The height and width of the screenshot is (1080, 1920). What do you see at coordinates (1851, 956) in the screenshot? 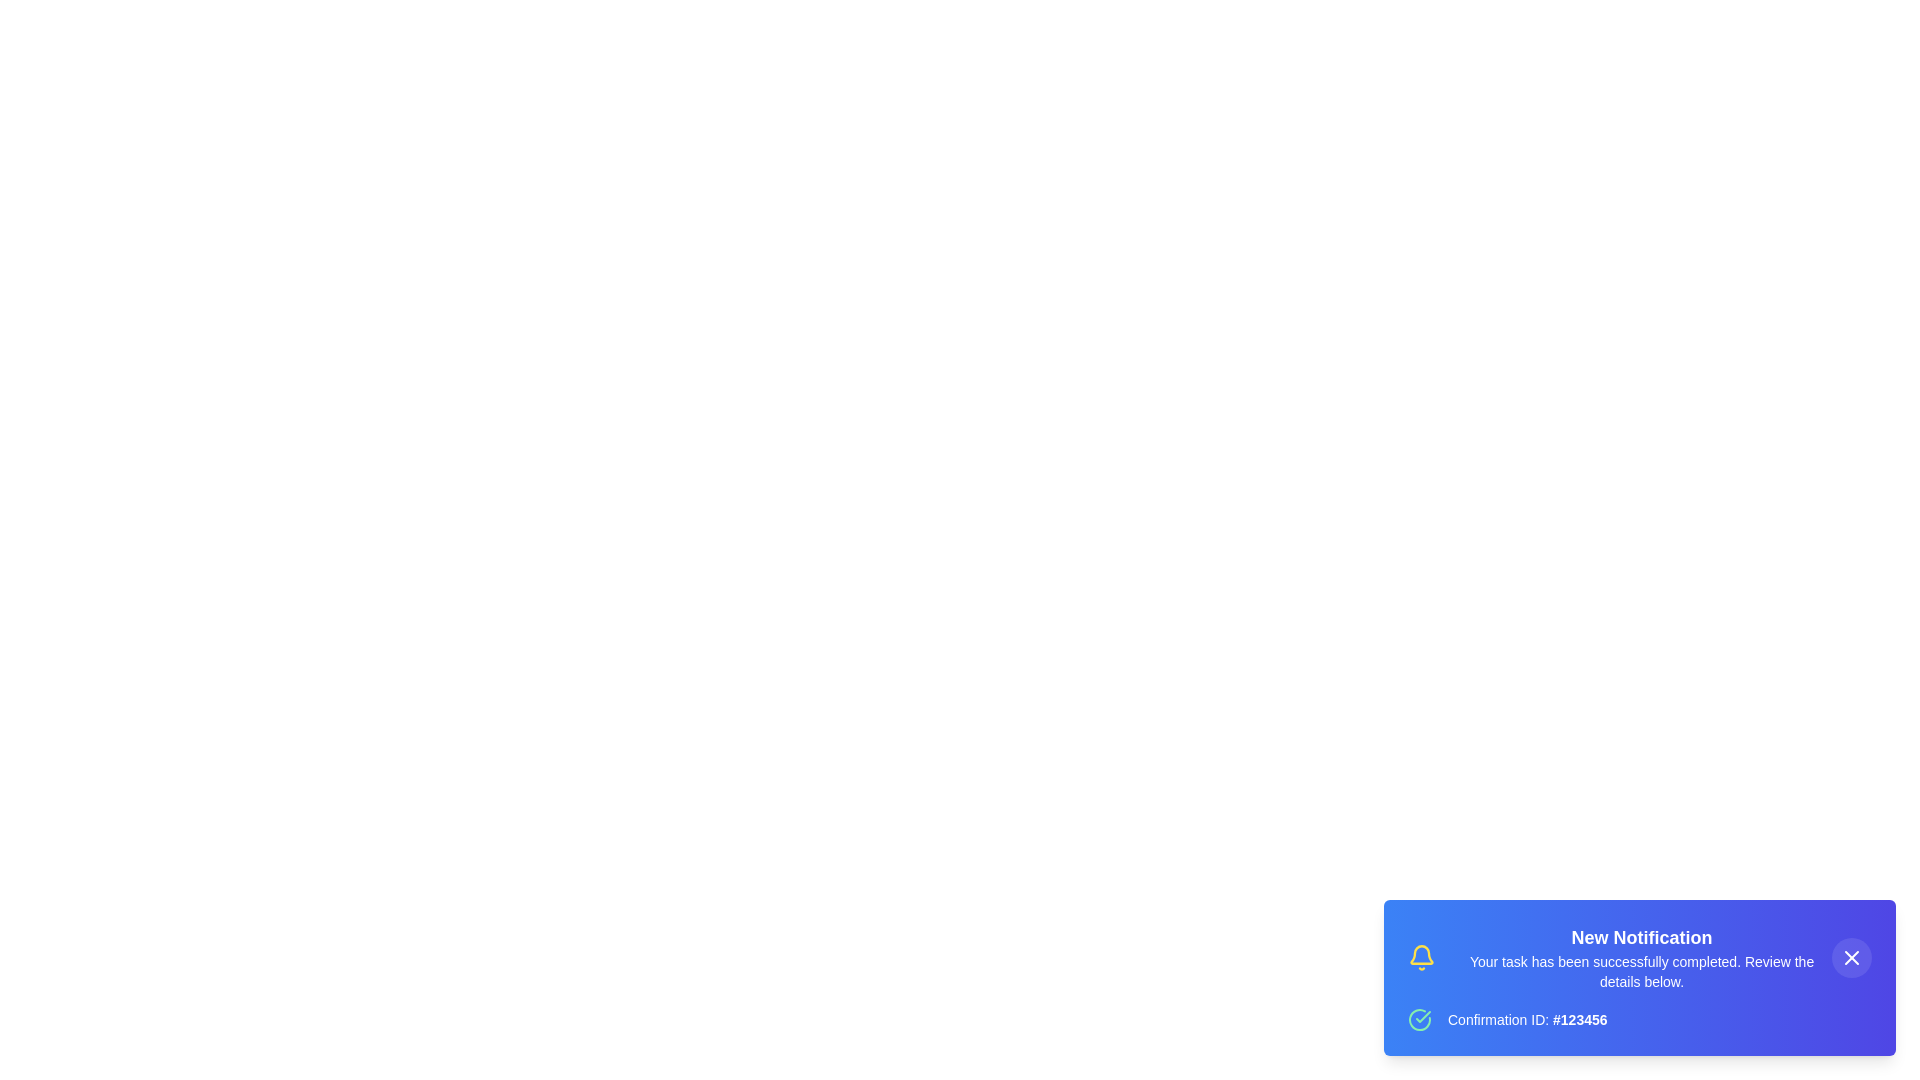
I see `the Close button (icon) styled as an 'X' within a circular button located at the top-right corner of the notification card` at bounding box center [1851, 956].